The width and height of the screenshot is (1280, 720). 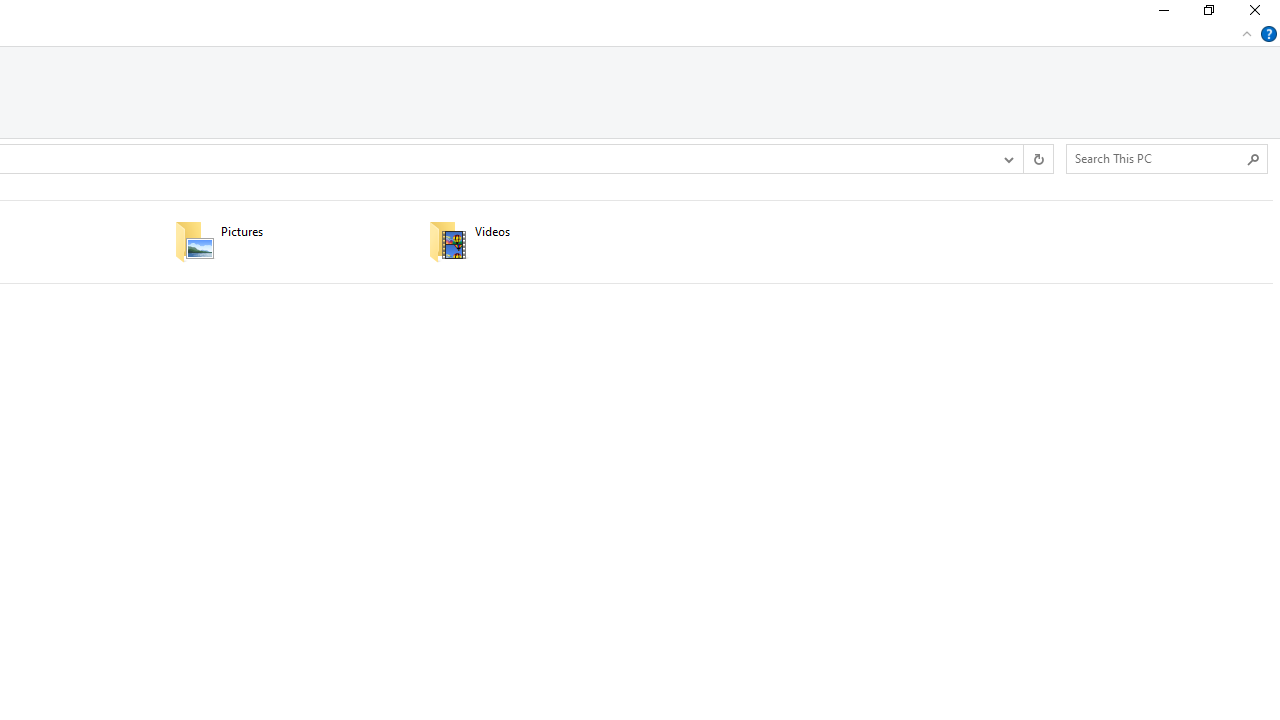 I want to click on 'Search Box', so click(x=1157, y=157).